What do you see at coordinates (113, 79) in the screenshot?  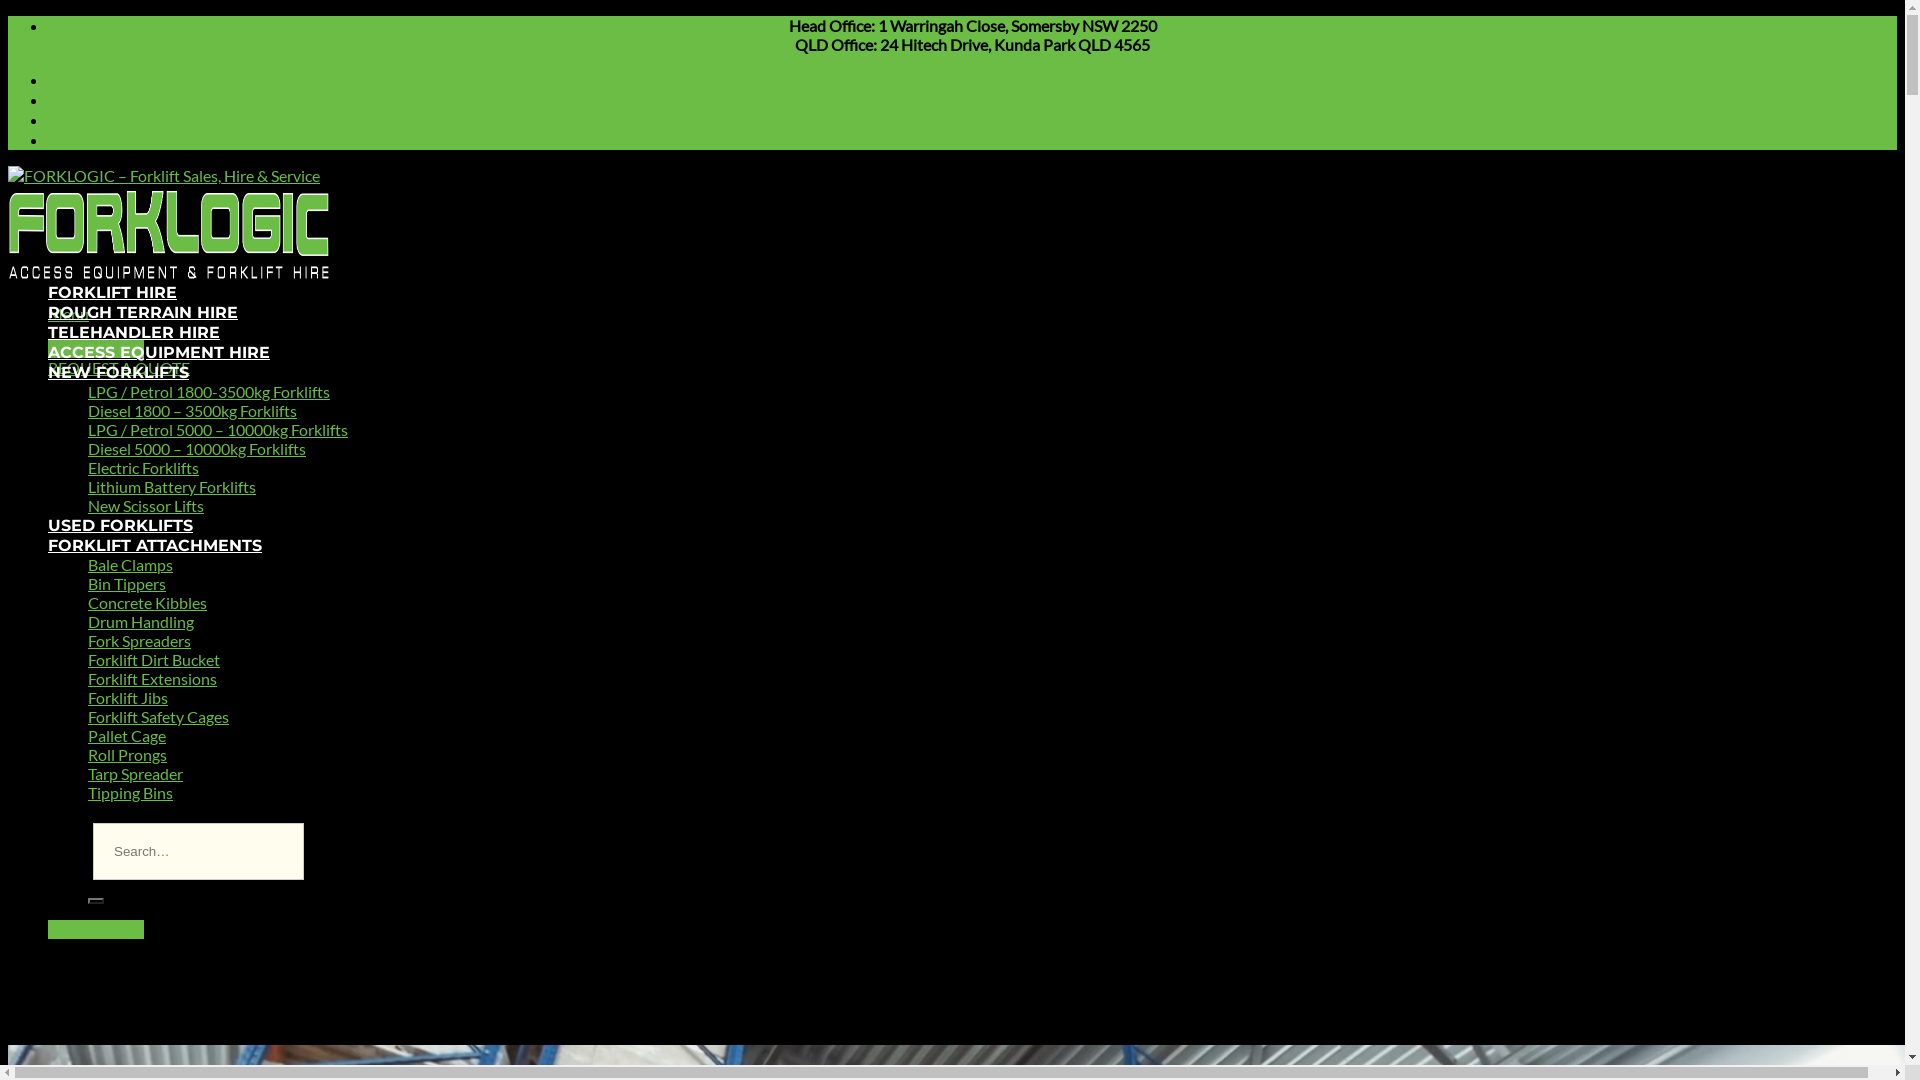 I see `'Forklift Finance'` at bounding box center [113, 79].